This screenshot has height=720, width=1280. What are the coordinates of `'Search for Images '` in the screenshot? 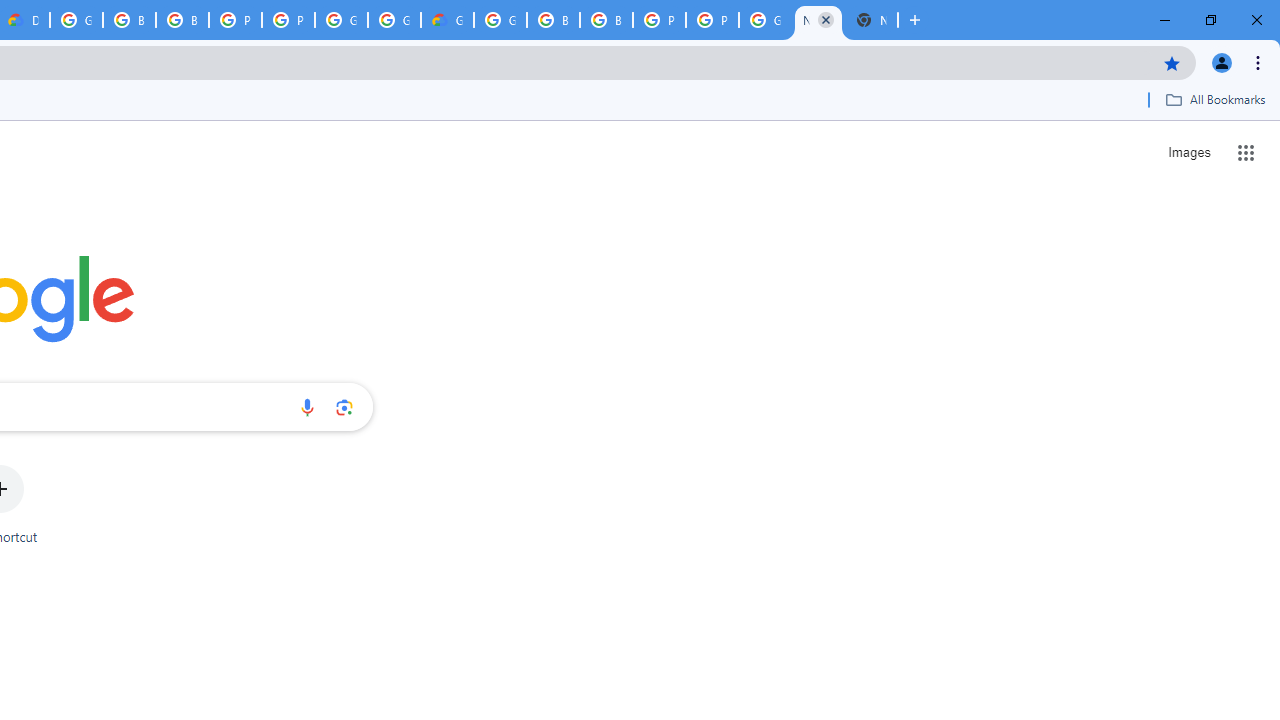 It's located at (1189, 152).